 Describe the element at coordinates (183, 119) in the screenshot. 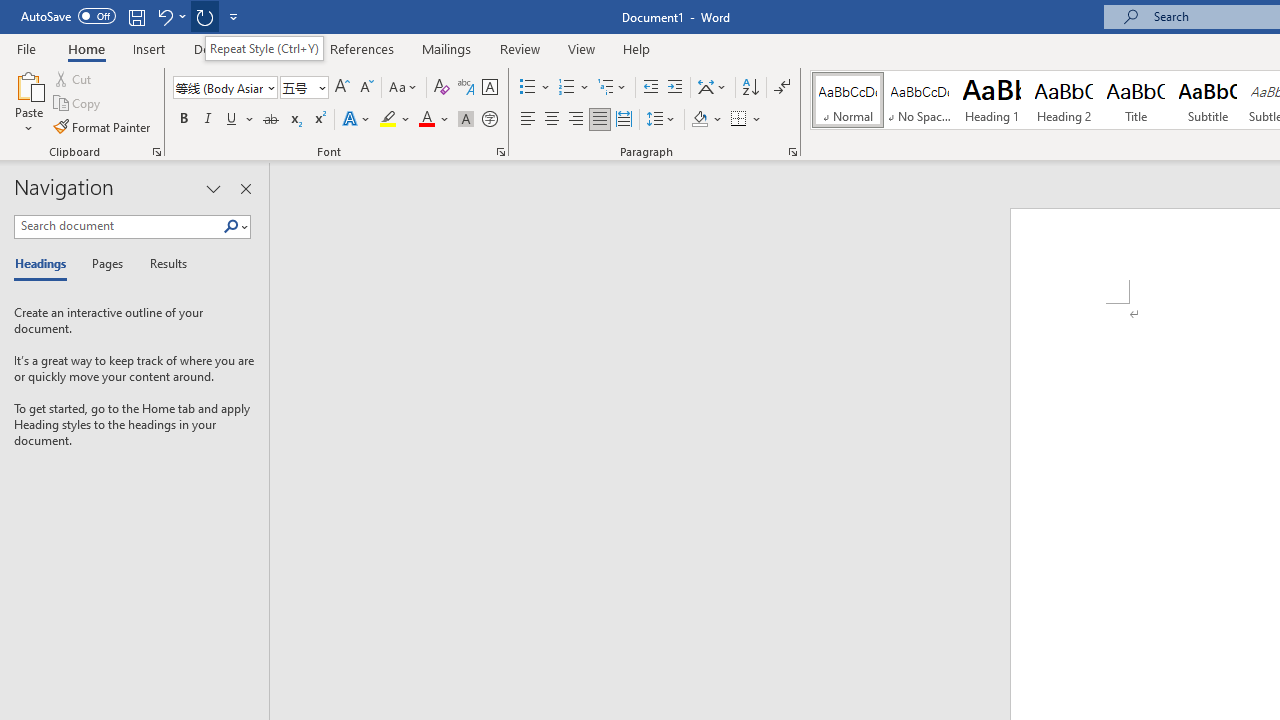

I see `'Bold'` at that location.